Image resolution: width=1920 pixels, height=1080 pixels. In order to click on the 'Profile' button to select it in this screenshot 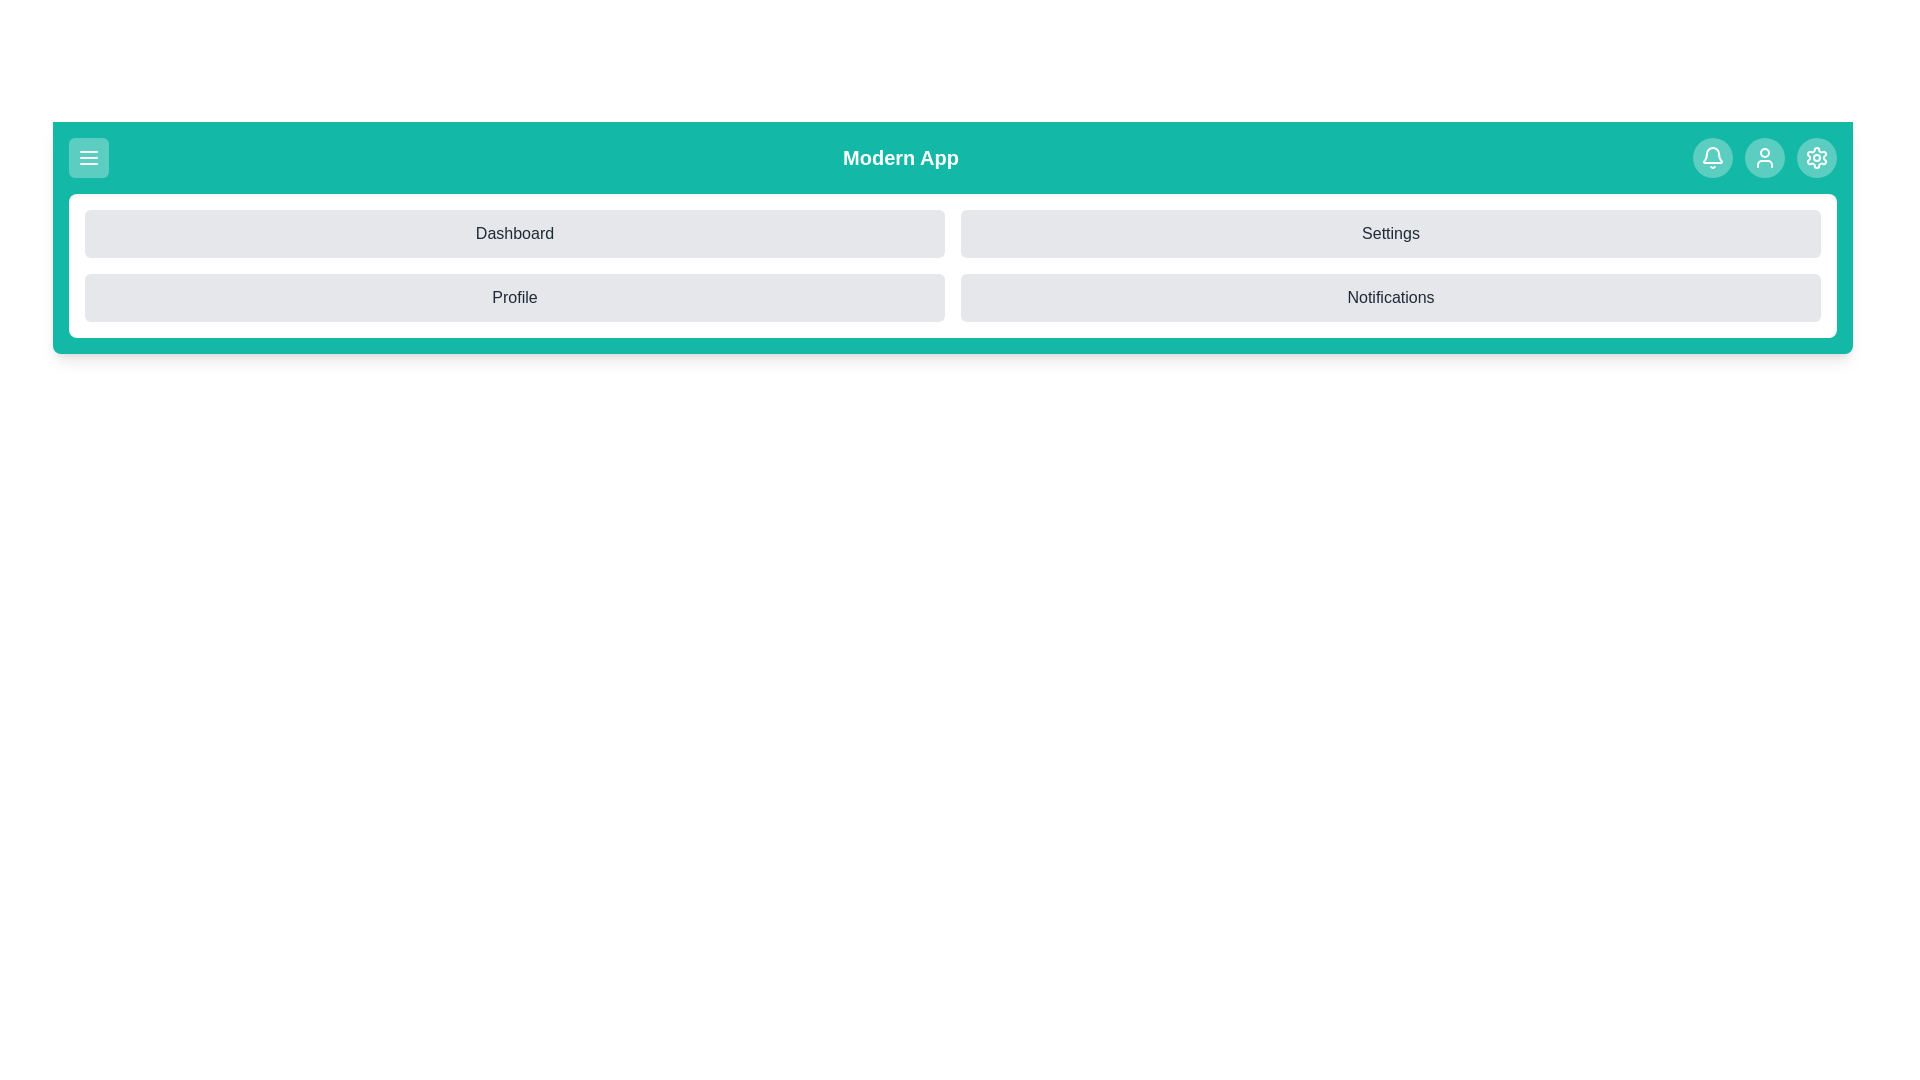, I will do `click(514, 297)`.